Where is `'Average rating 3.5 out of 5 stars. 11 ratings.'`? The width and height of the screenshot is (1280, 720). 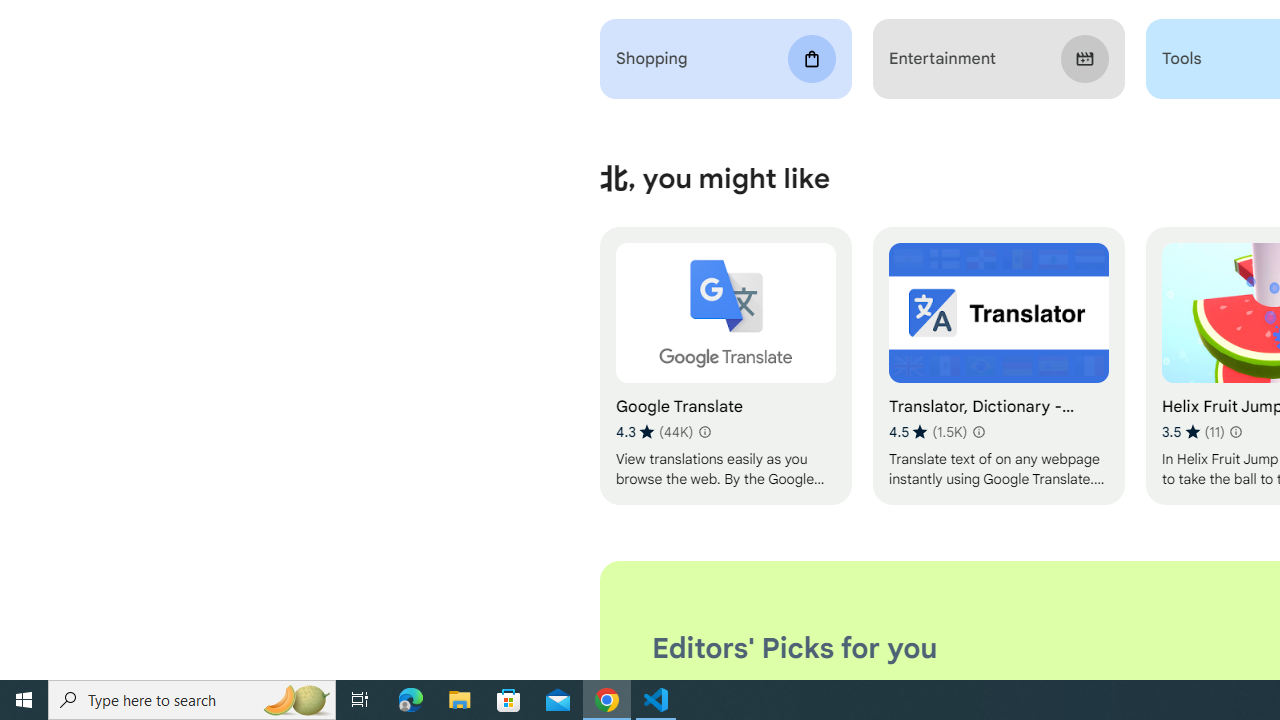 'Average rating 3.5 out of 5 stars. 11 ratings.' is located at coordinates (1192, 431).